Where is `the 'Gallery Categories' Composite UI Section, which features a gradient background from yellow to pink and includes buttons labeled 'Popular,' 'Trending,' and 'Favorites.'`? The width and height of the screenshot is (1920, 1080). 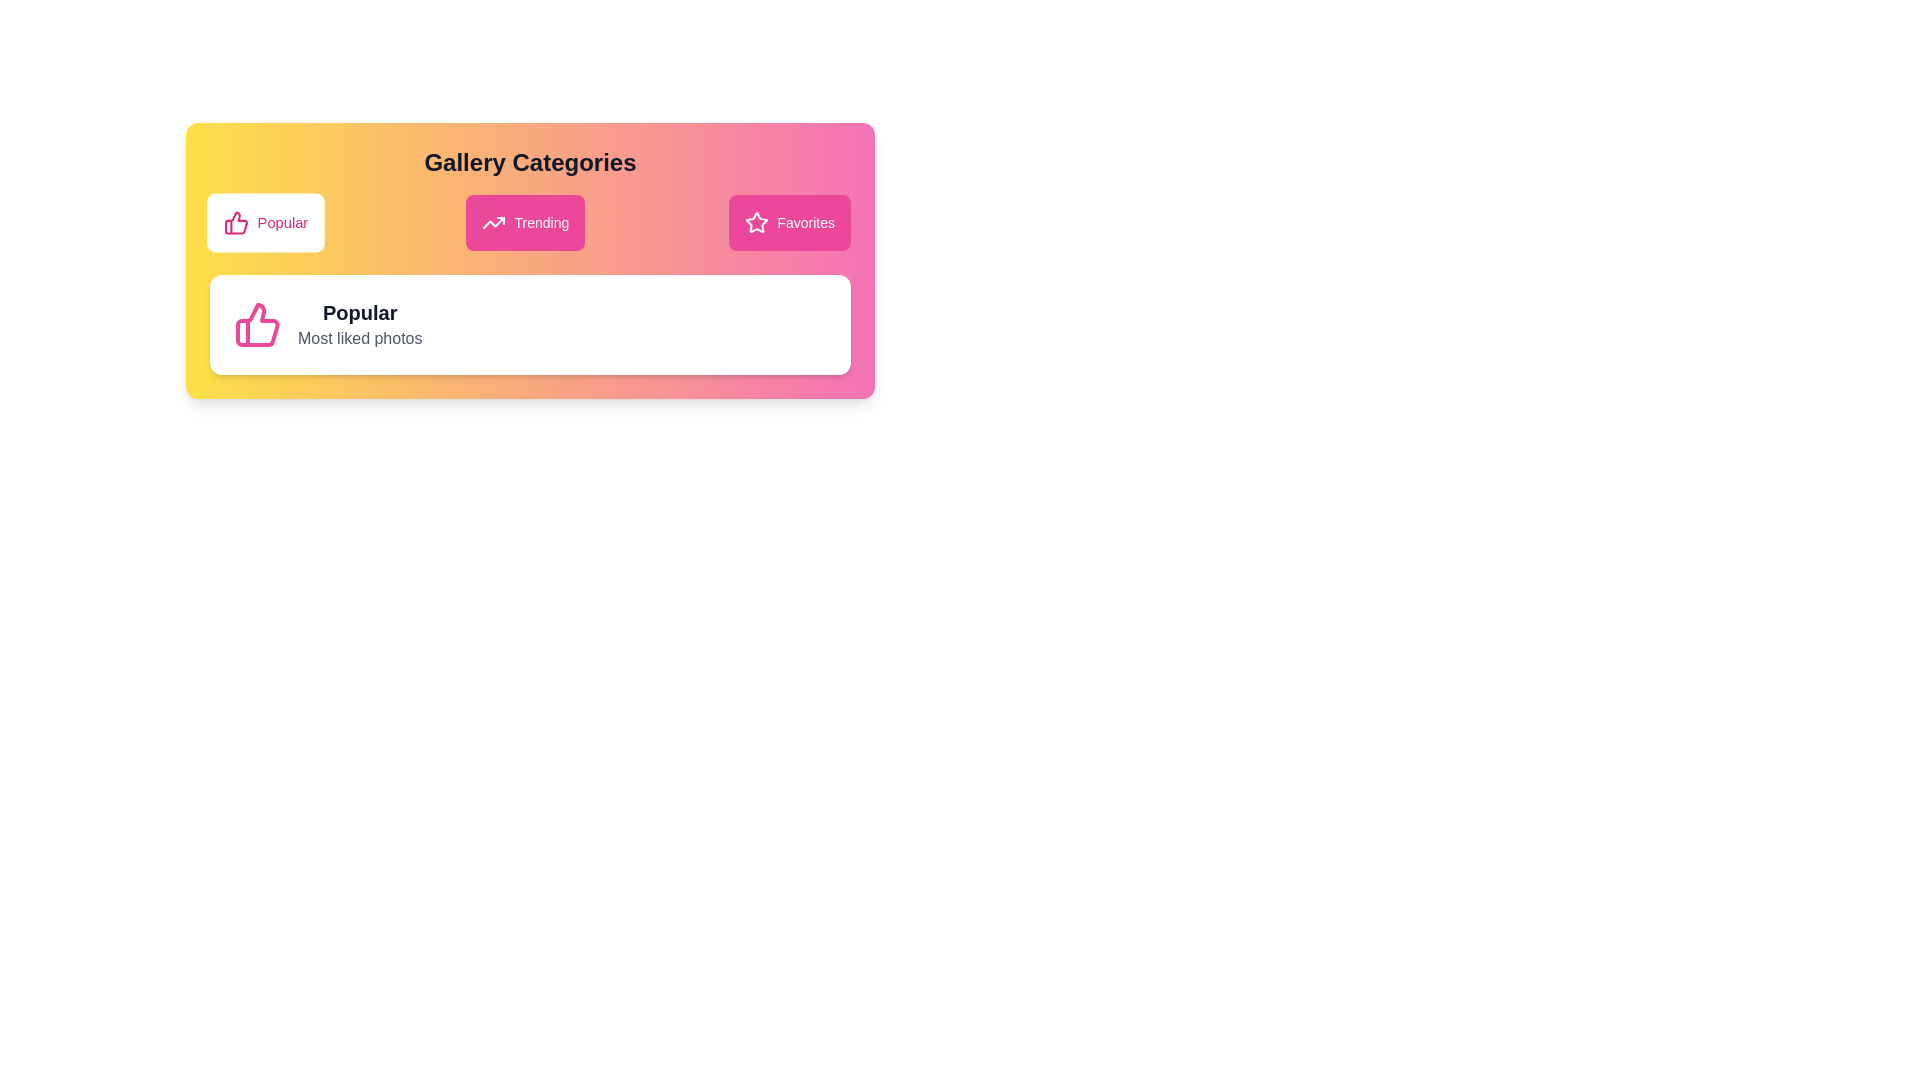 the 'Gallery Categories' Composite UI Section, which features a gradient background from yellow to pink and includes buttons labeled 'Popular,' 'Trending,' and 'Favorites.' is located at coordinates (530, 260).